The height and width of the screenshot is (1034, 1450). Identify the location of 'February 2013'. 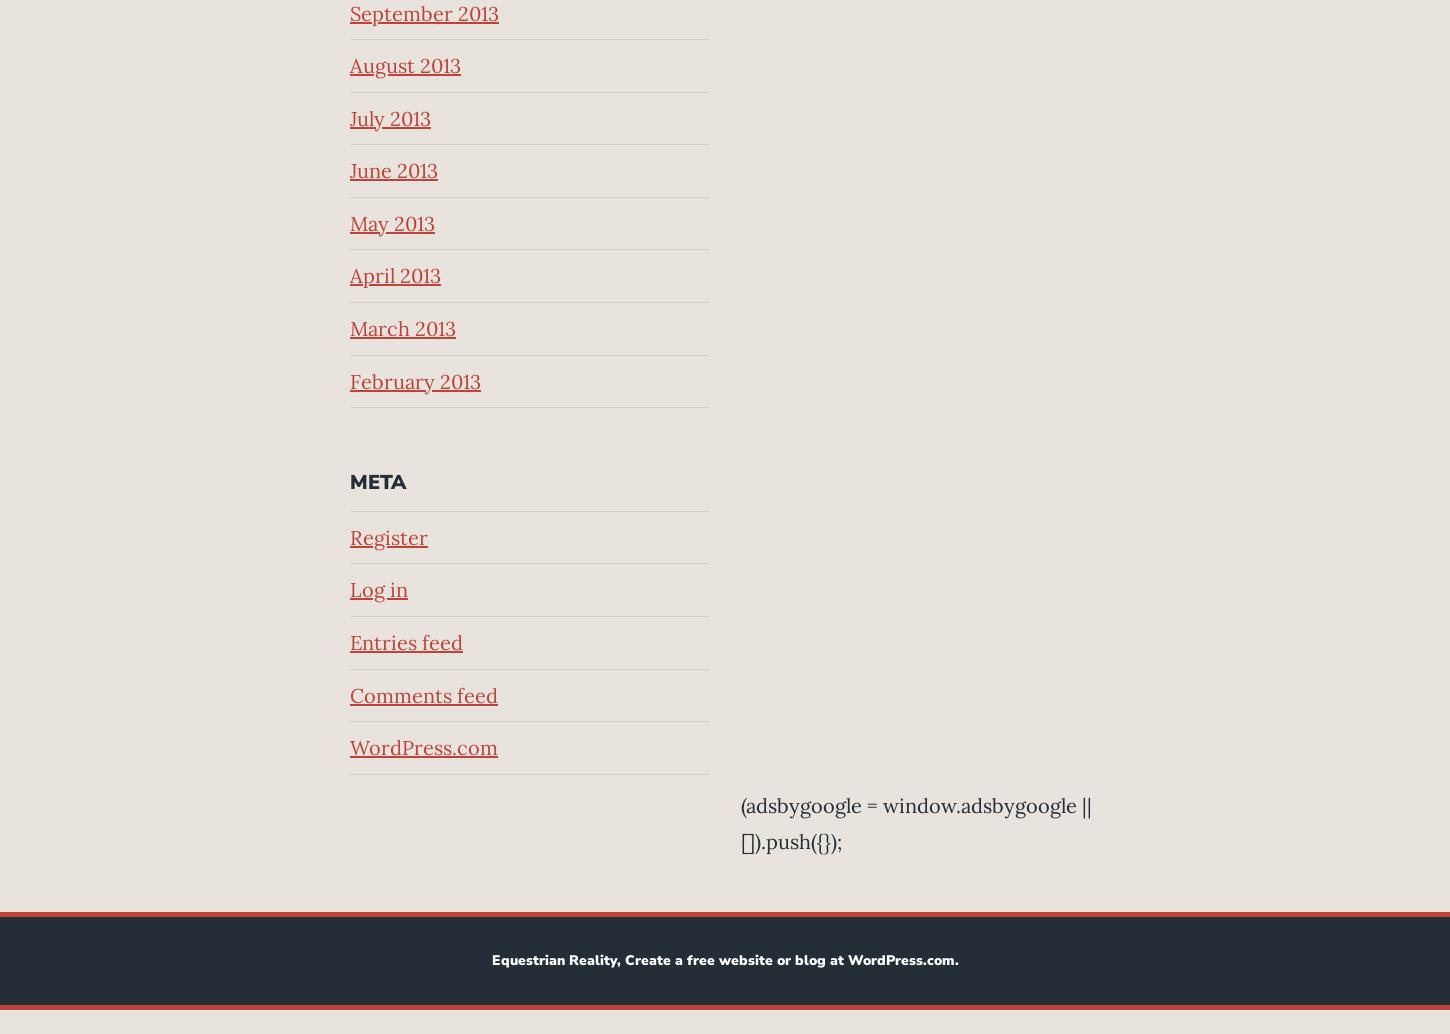
(350, 379).